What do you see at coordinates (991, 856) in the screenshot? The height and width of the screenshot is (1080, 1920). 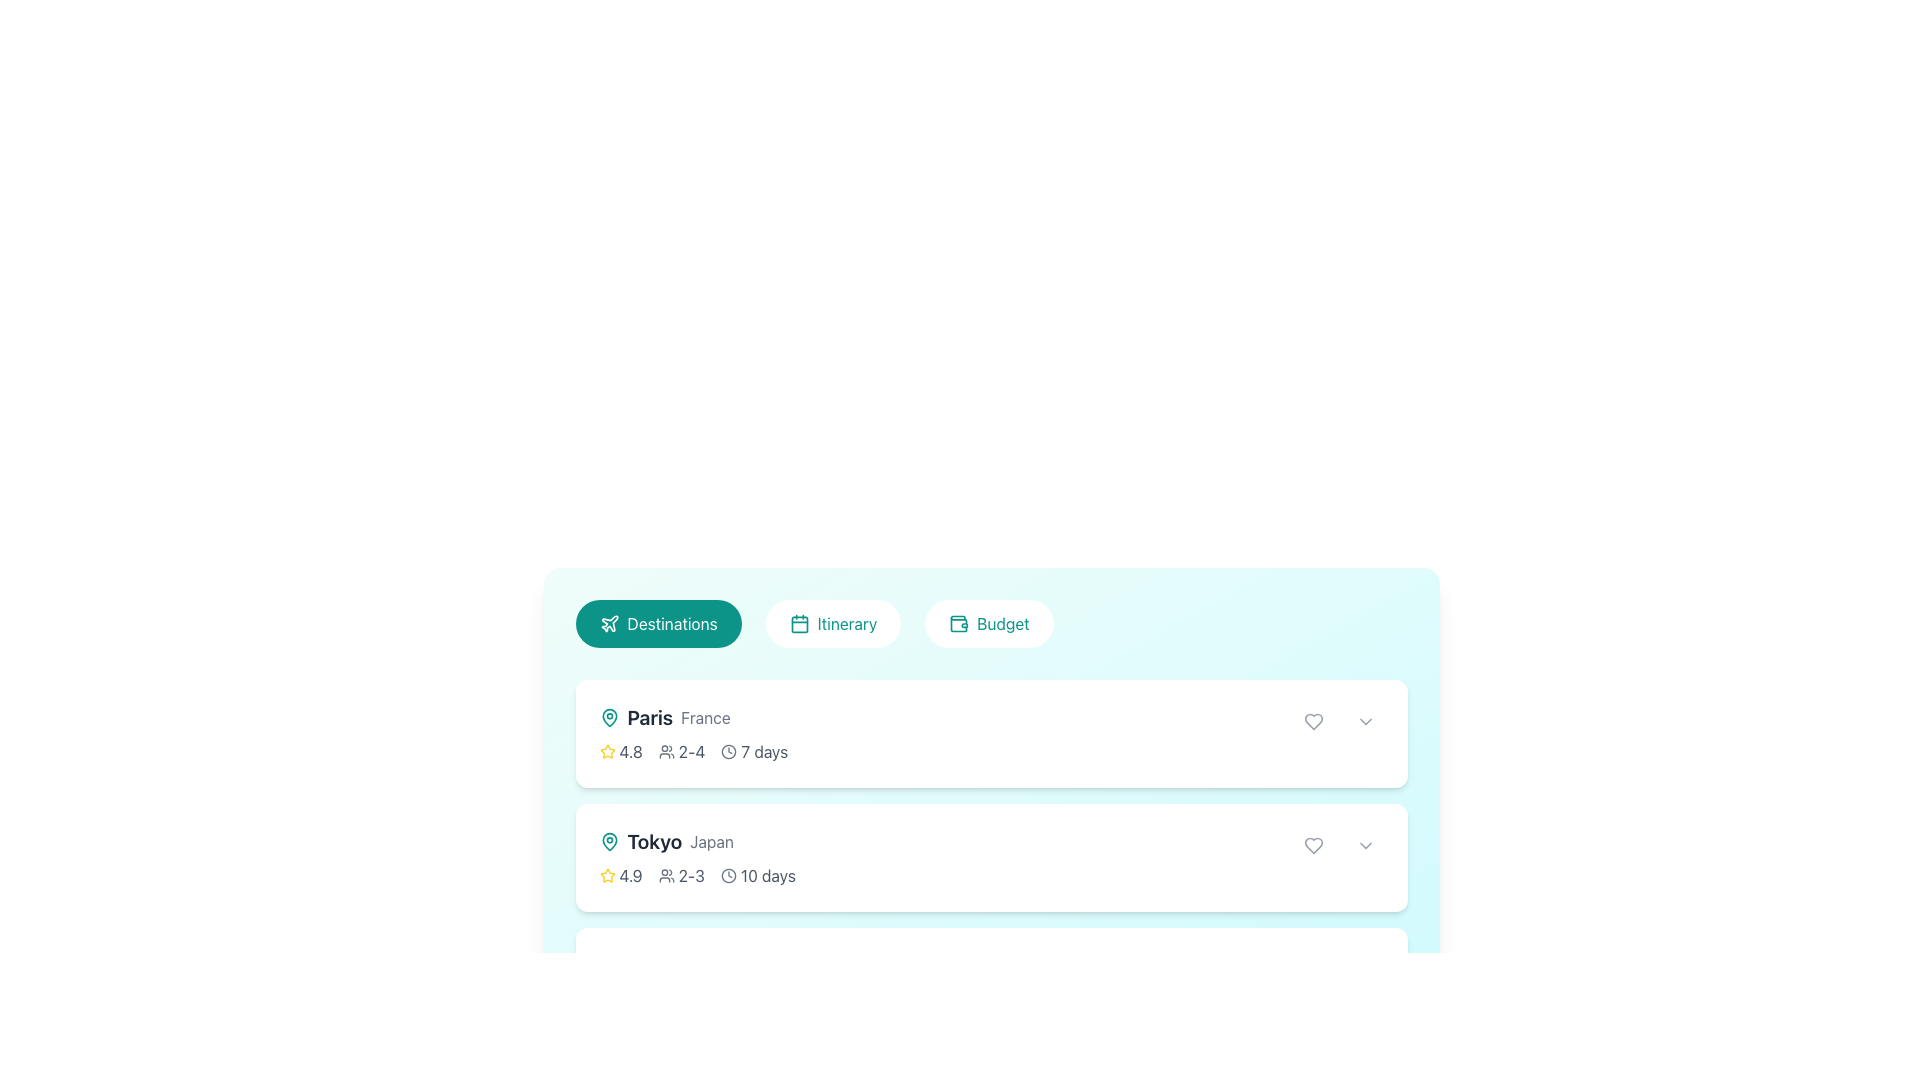 I see `the static informational card displaying 'Tokyo, Japan', which is the second item in a horizontal list of informational cards` at bounding box center [991, 856].